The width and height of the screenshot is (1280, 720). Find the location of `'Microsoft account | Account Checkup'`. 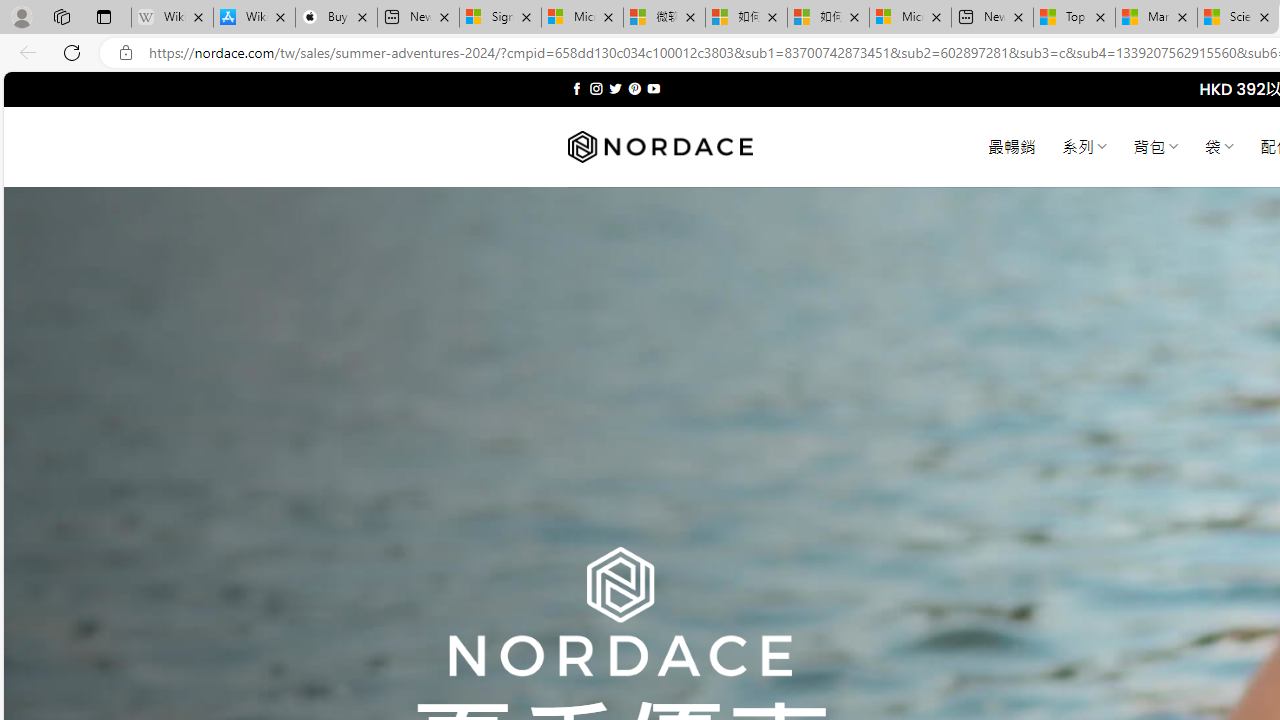

'Microsoft account | Account Checkup' is located at coordinates (909, 17).